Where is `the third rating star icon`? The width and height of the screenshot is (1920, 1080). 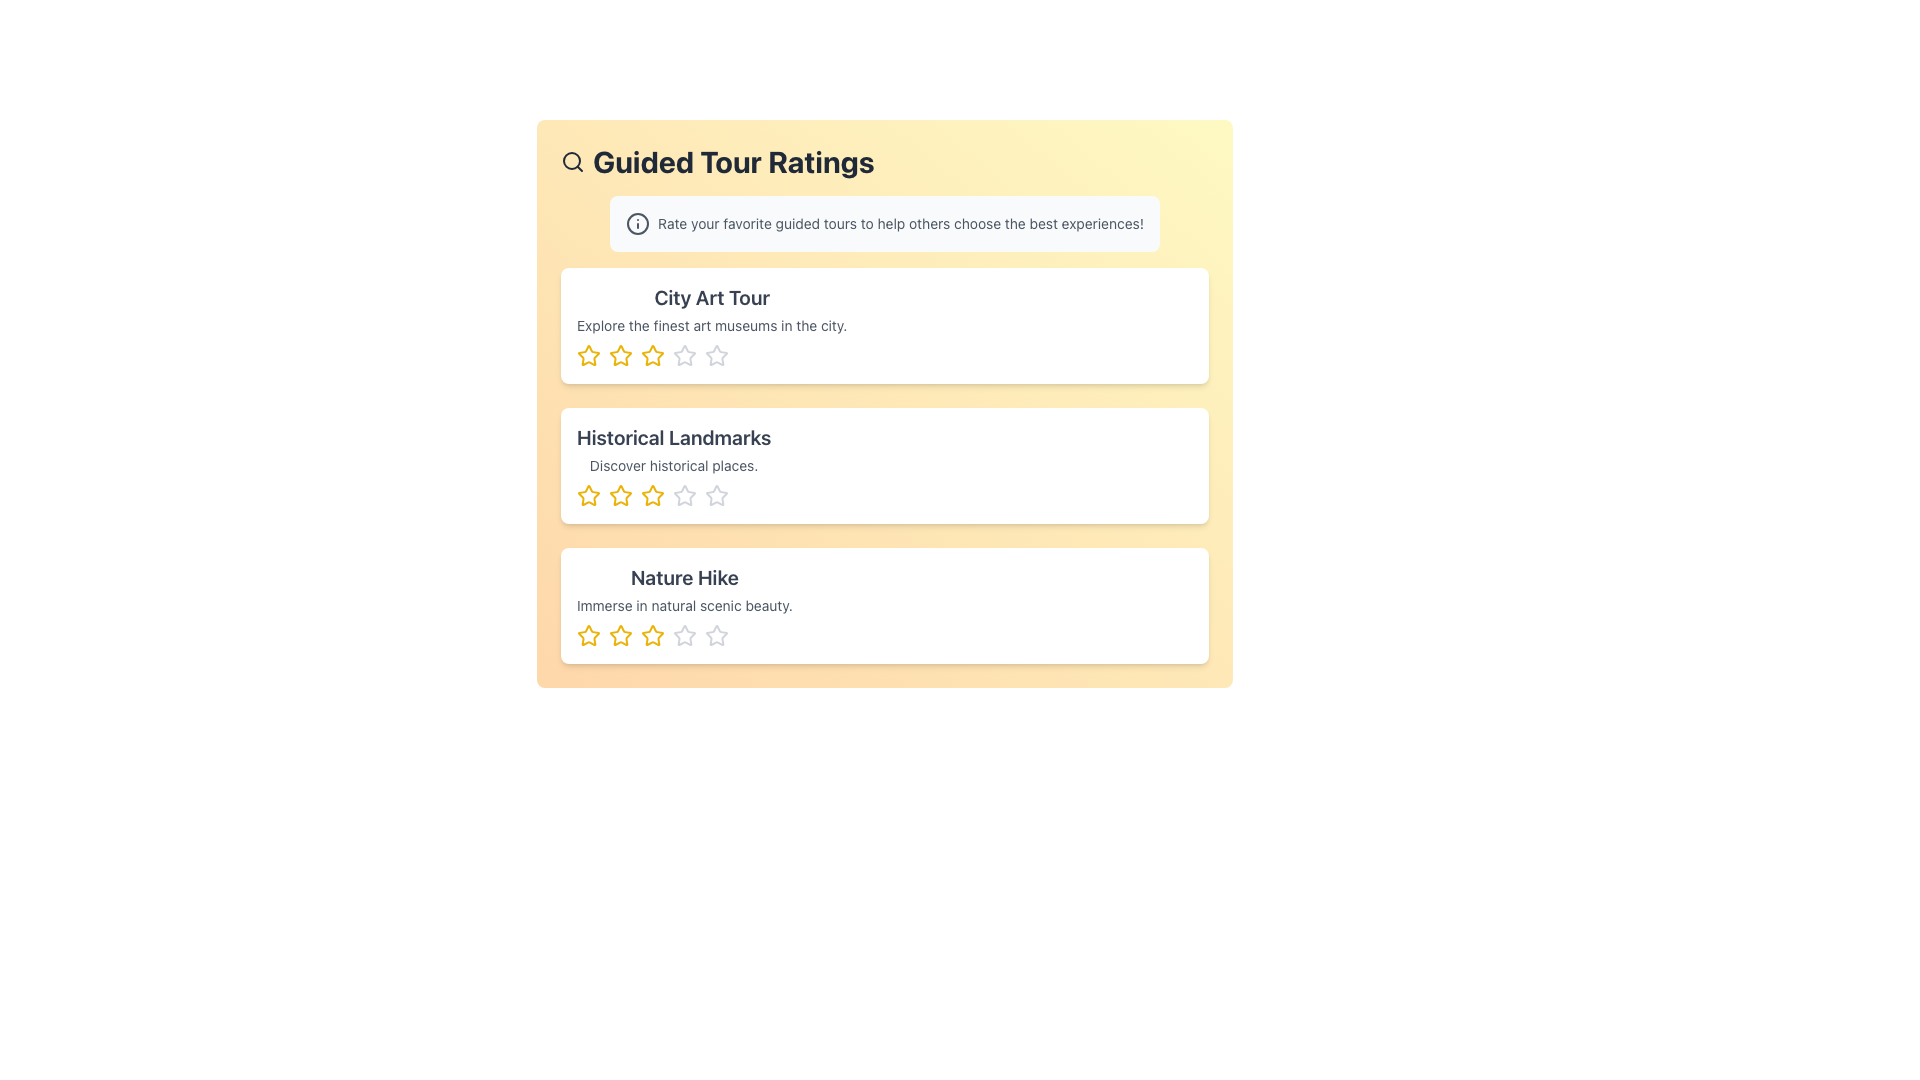
the third rating star icon is located at coordinates (685, 495).